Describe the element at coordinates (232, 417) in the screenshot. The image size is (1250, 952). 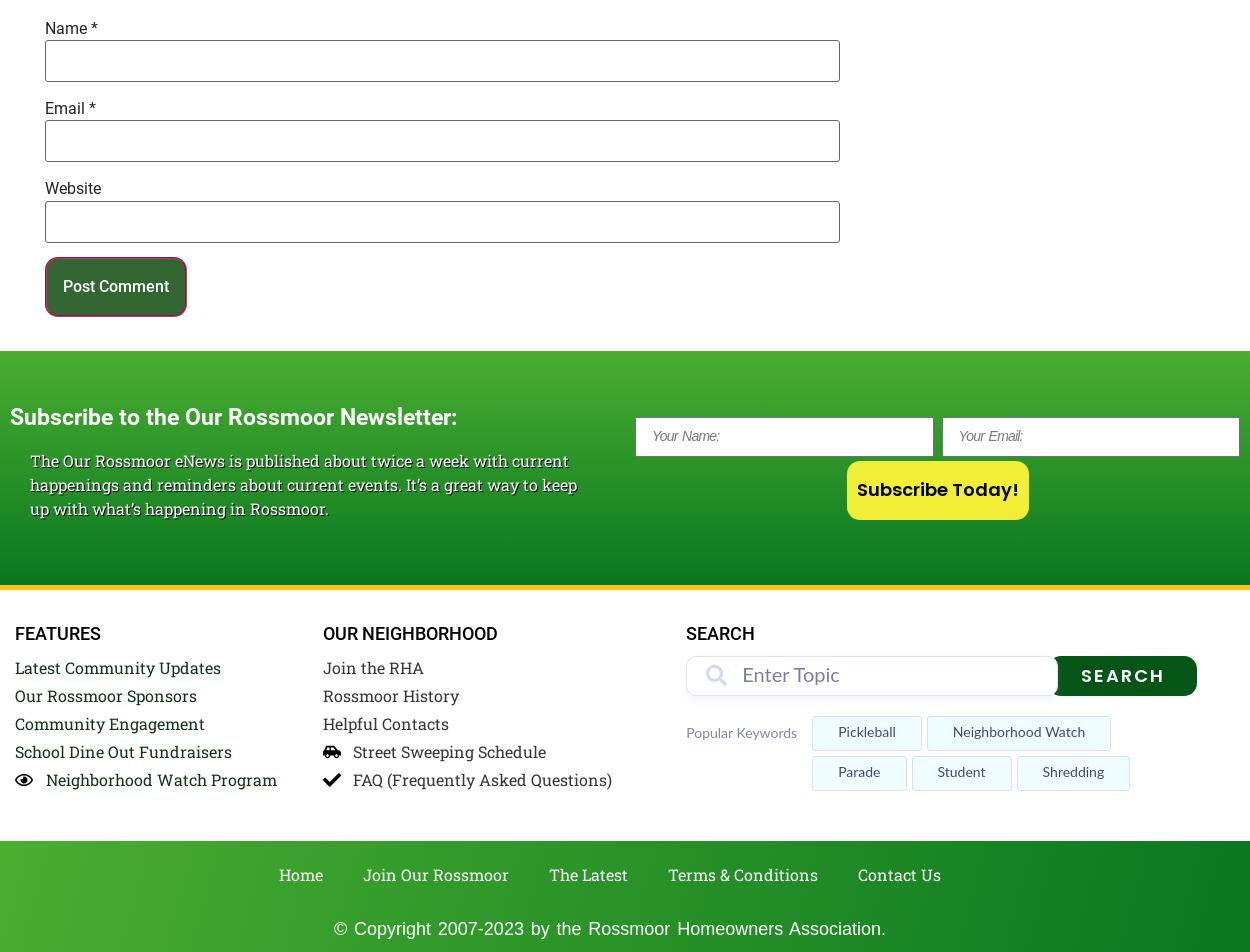
I see `'Subscribe to the Our Rossmoor Newsletter:'` at that location.